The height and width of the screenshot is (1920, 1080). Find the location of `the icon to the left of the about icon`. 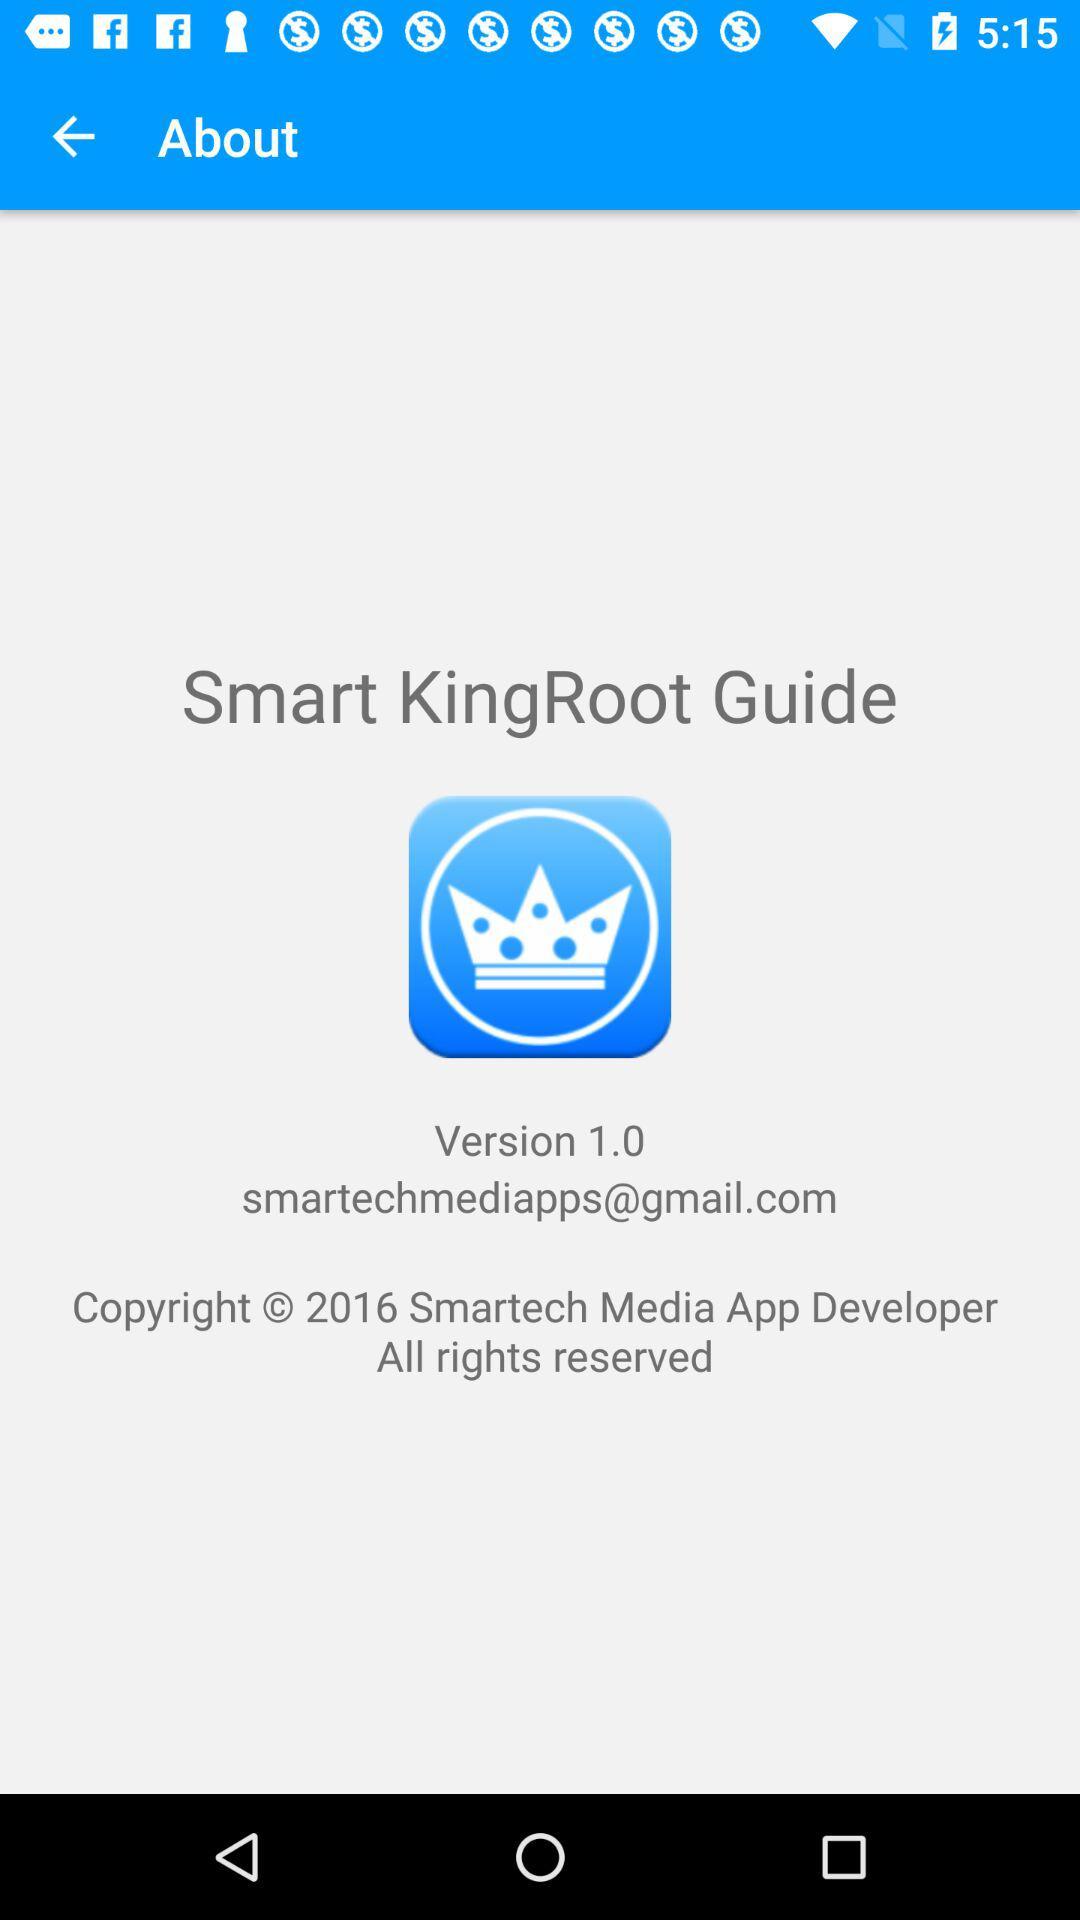

the icon to the left of the about icon is located at coordinates (72, 135).